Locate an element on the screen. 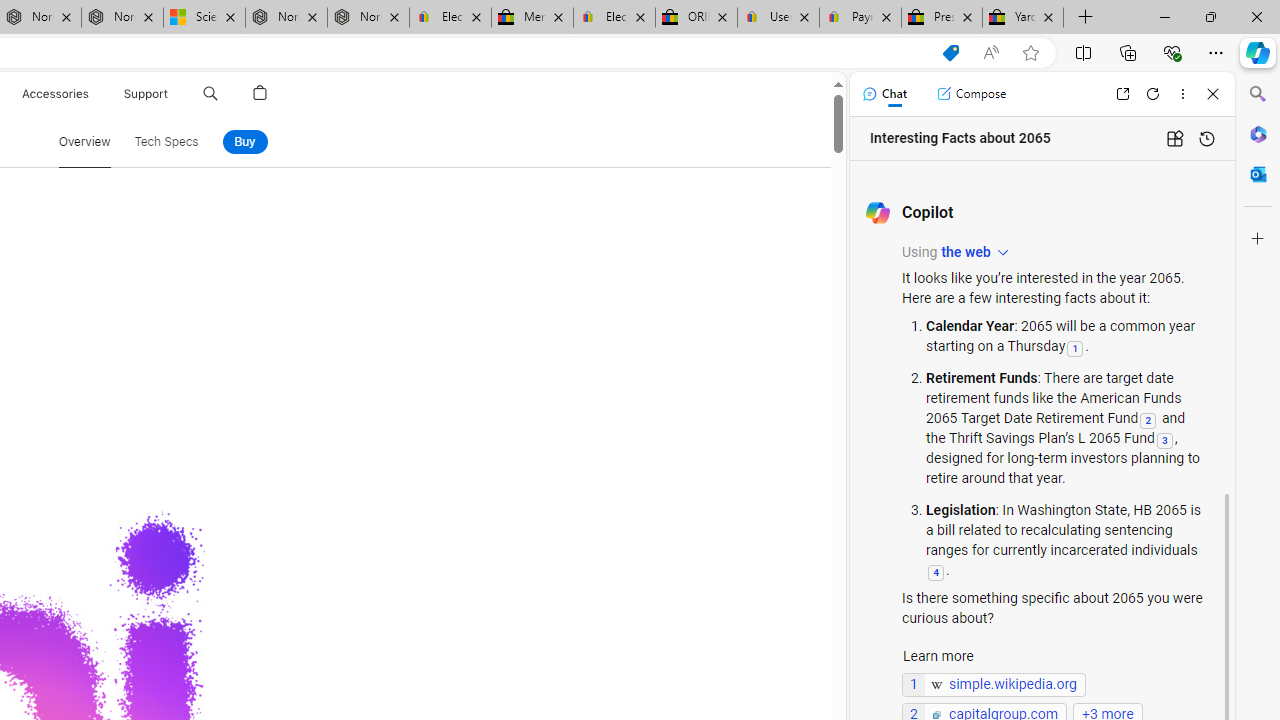 The height and width of the screenshot is (720, 1280). 'Accessories menu' is located at coordinates (91, 93).